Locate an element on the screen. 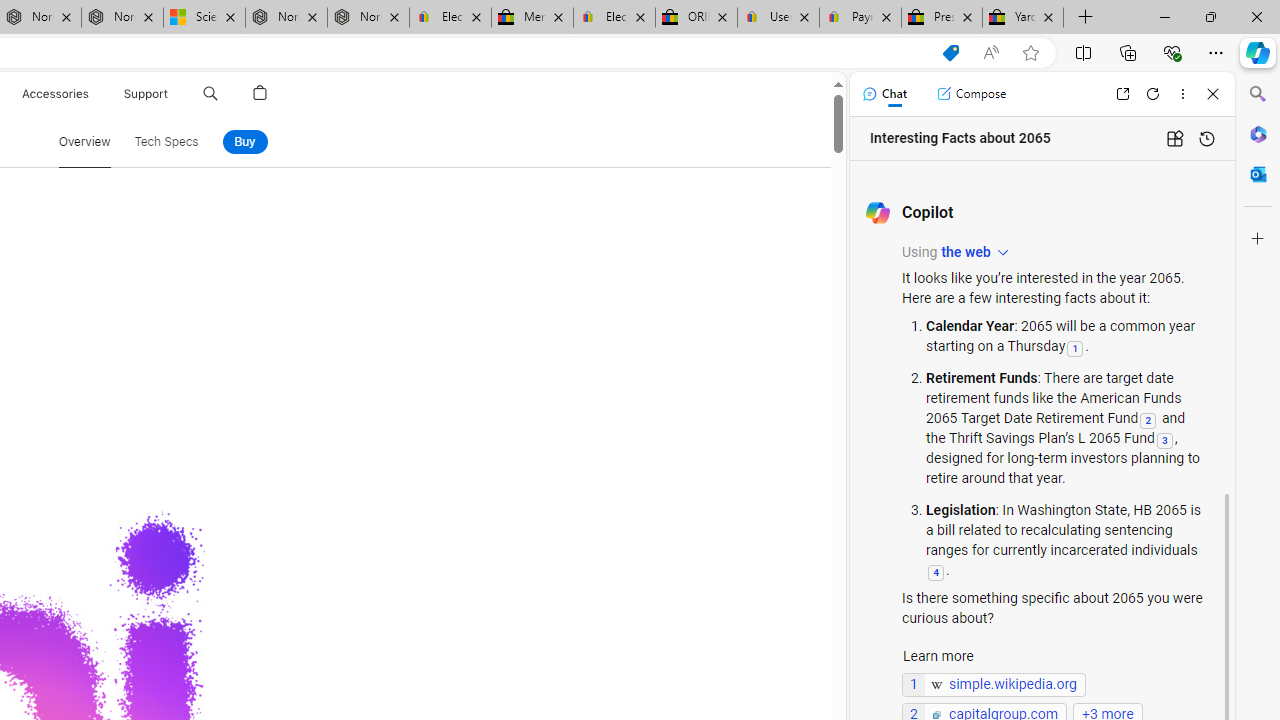 The height and width of the screenshot is (720, 1280). 'Accessories menu' is located at coordinates (91, 93).